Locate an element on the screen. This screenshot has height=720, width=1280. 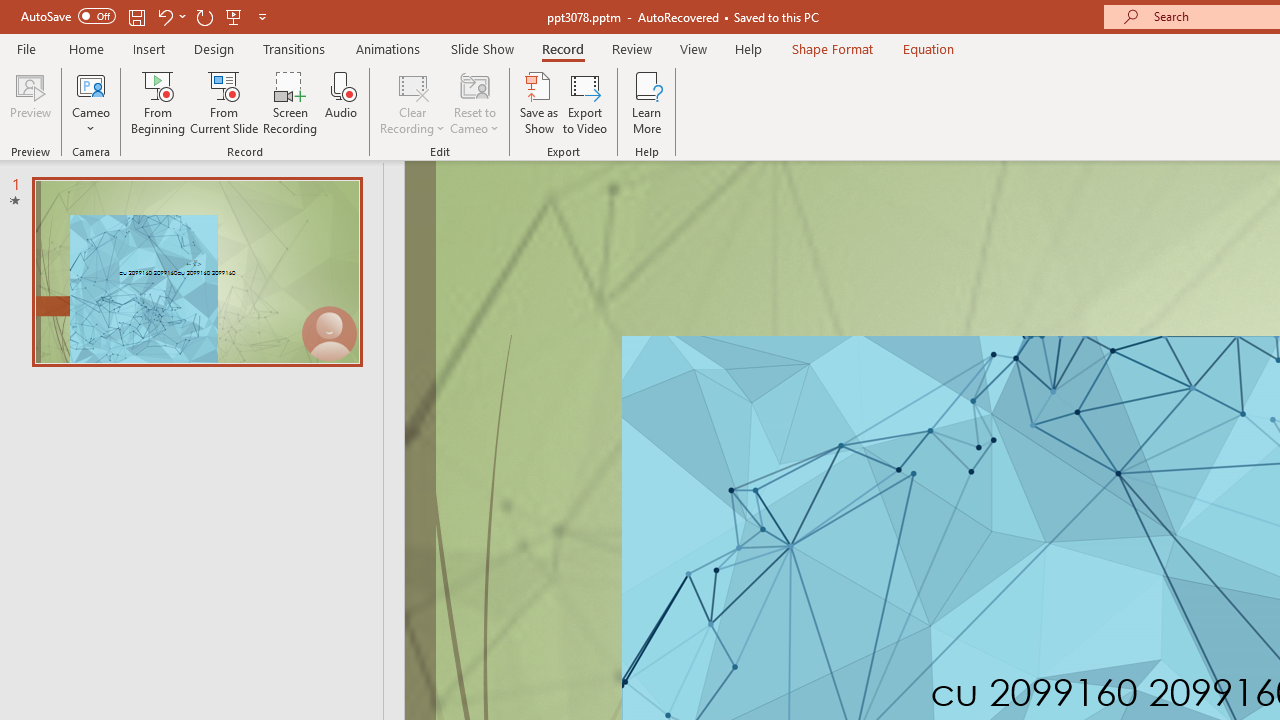
'Reset to Cameo' is located at coordinates (473, 103).